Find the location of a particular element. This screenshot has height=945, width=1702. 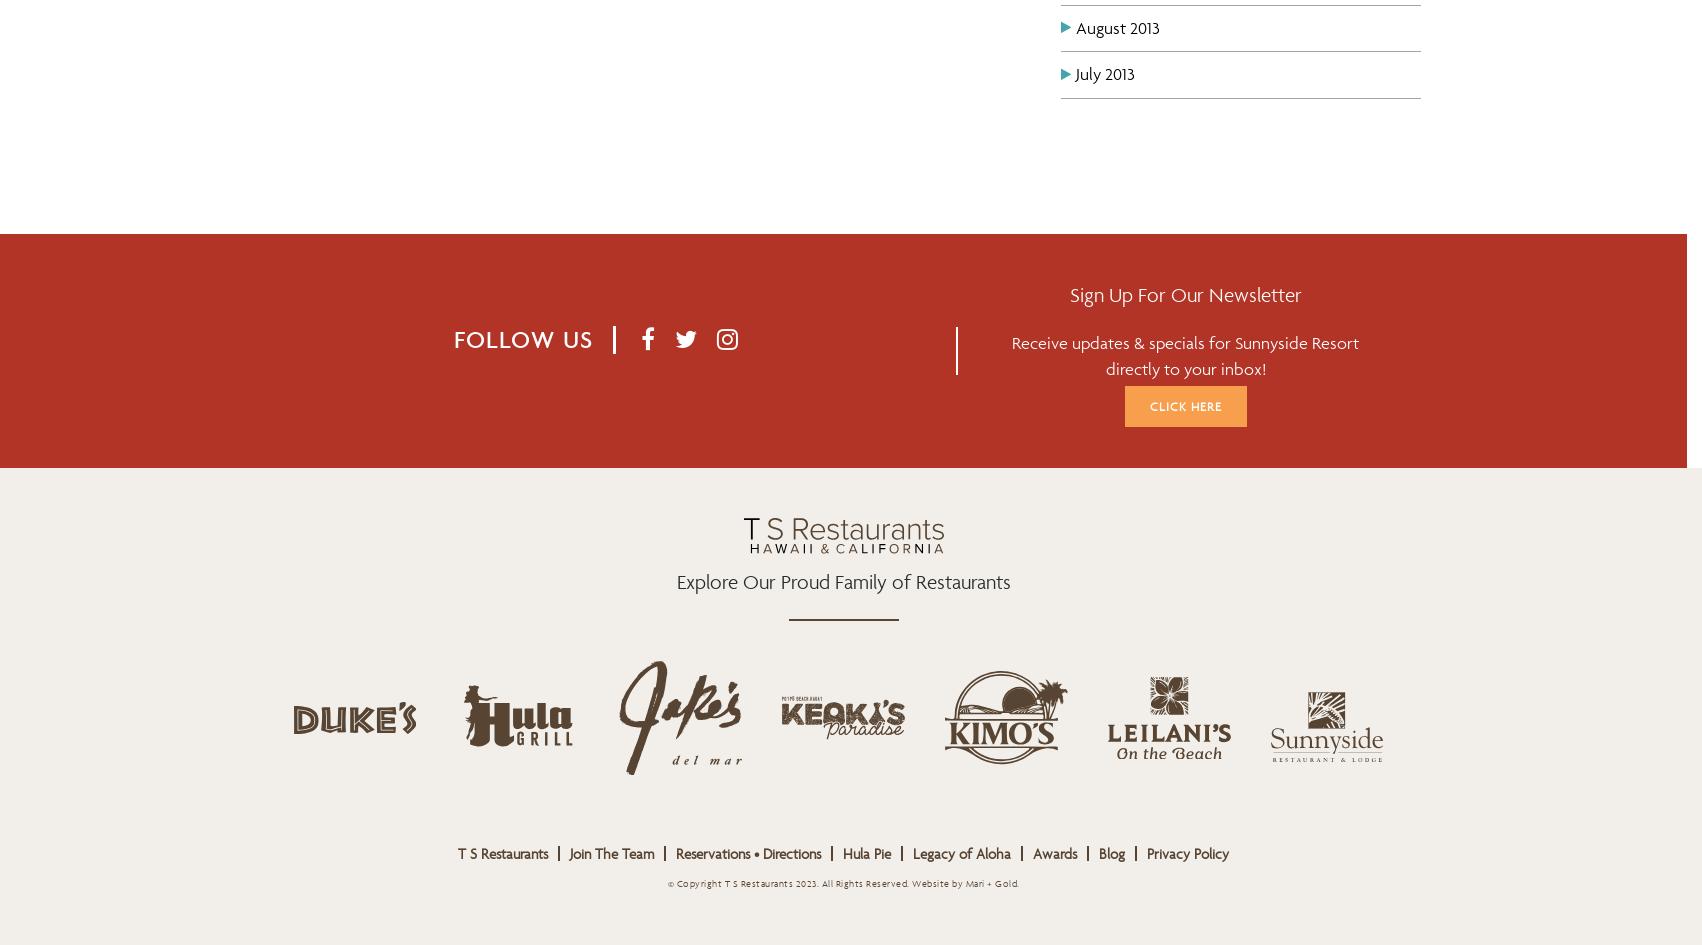

'Sign Up For Our Newsletter' is located at coordinates (1184, 295).